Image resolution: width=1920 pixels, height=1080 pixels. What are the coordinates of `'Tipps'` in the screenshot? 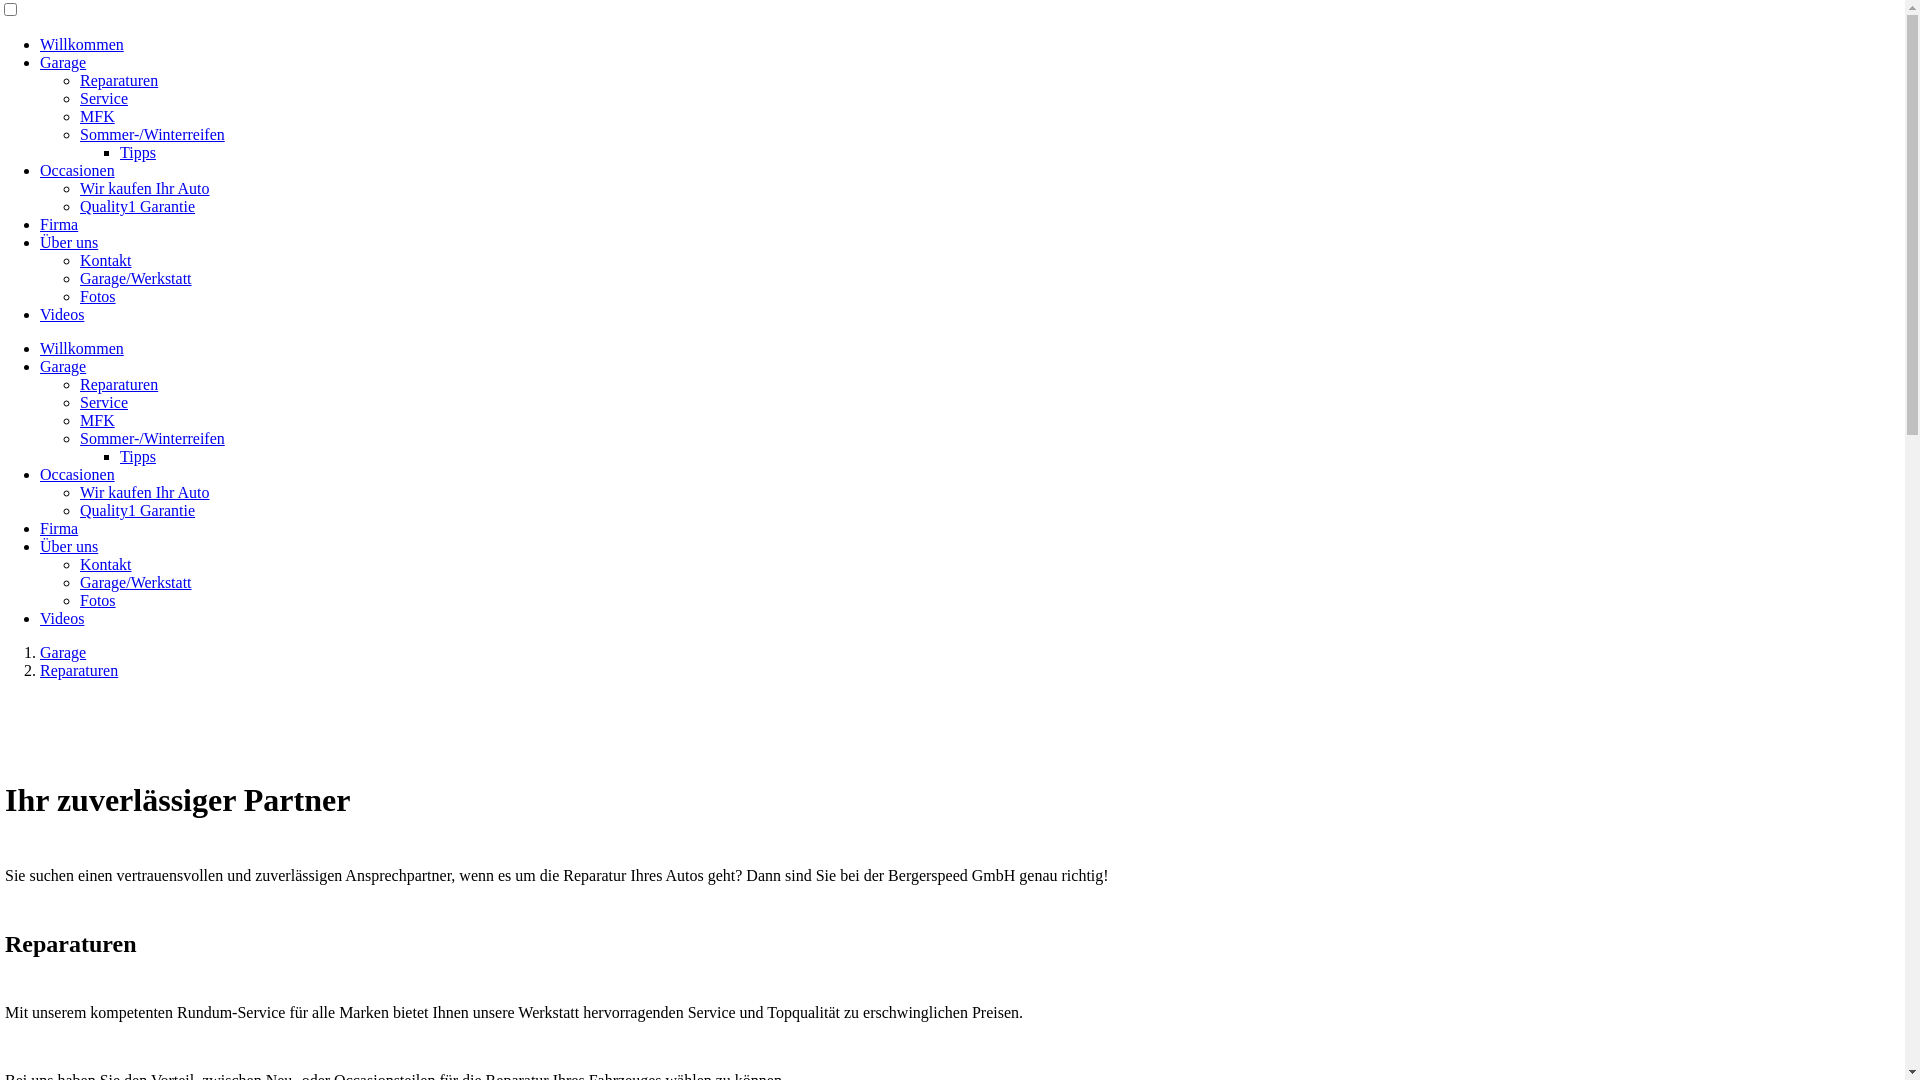 It's located at (137, 456).